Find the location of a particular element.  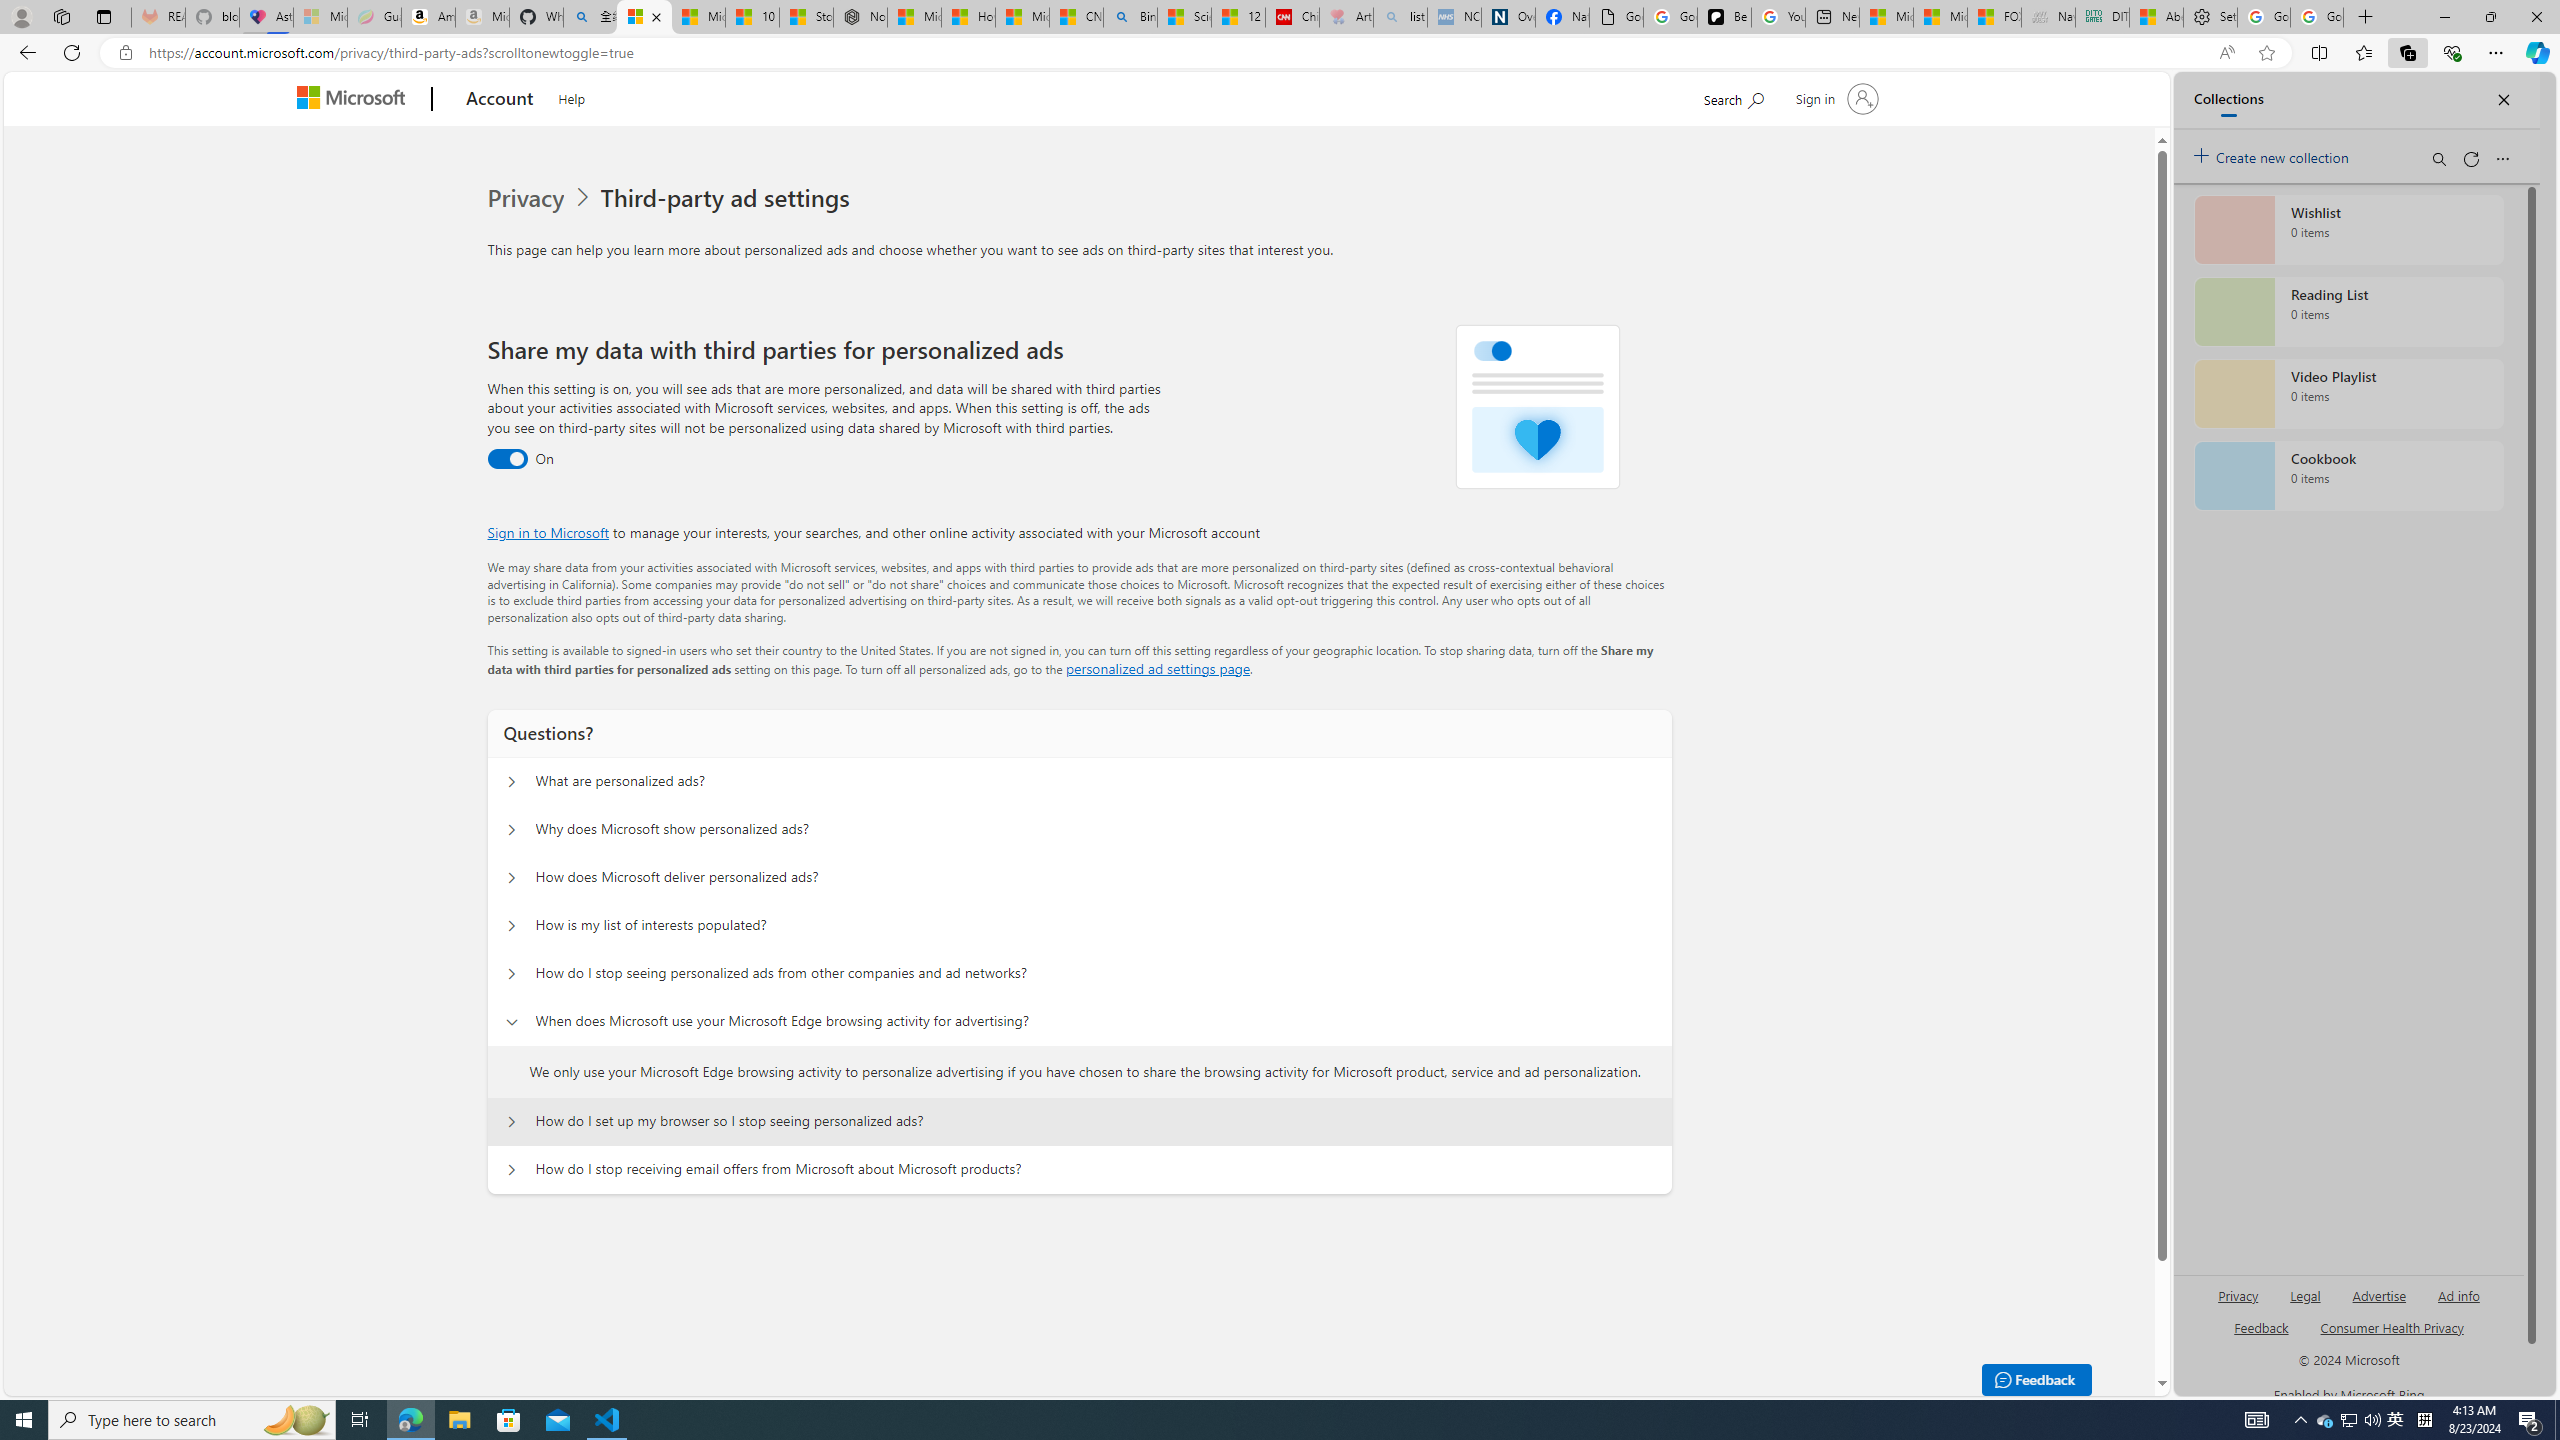

'NCL Adult Asthma Inhaler Choice Guideline - Sleeping' is located at coordinates (1454, 16).